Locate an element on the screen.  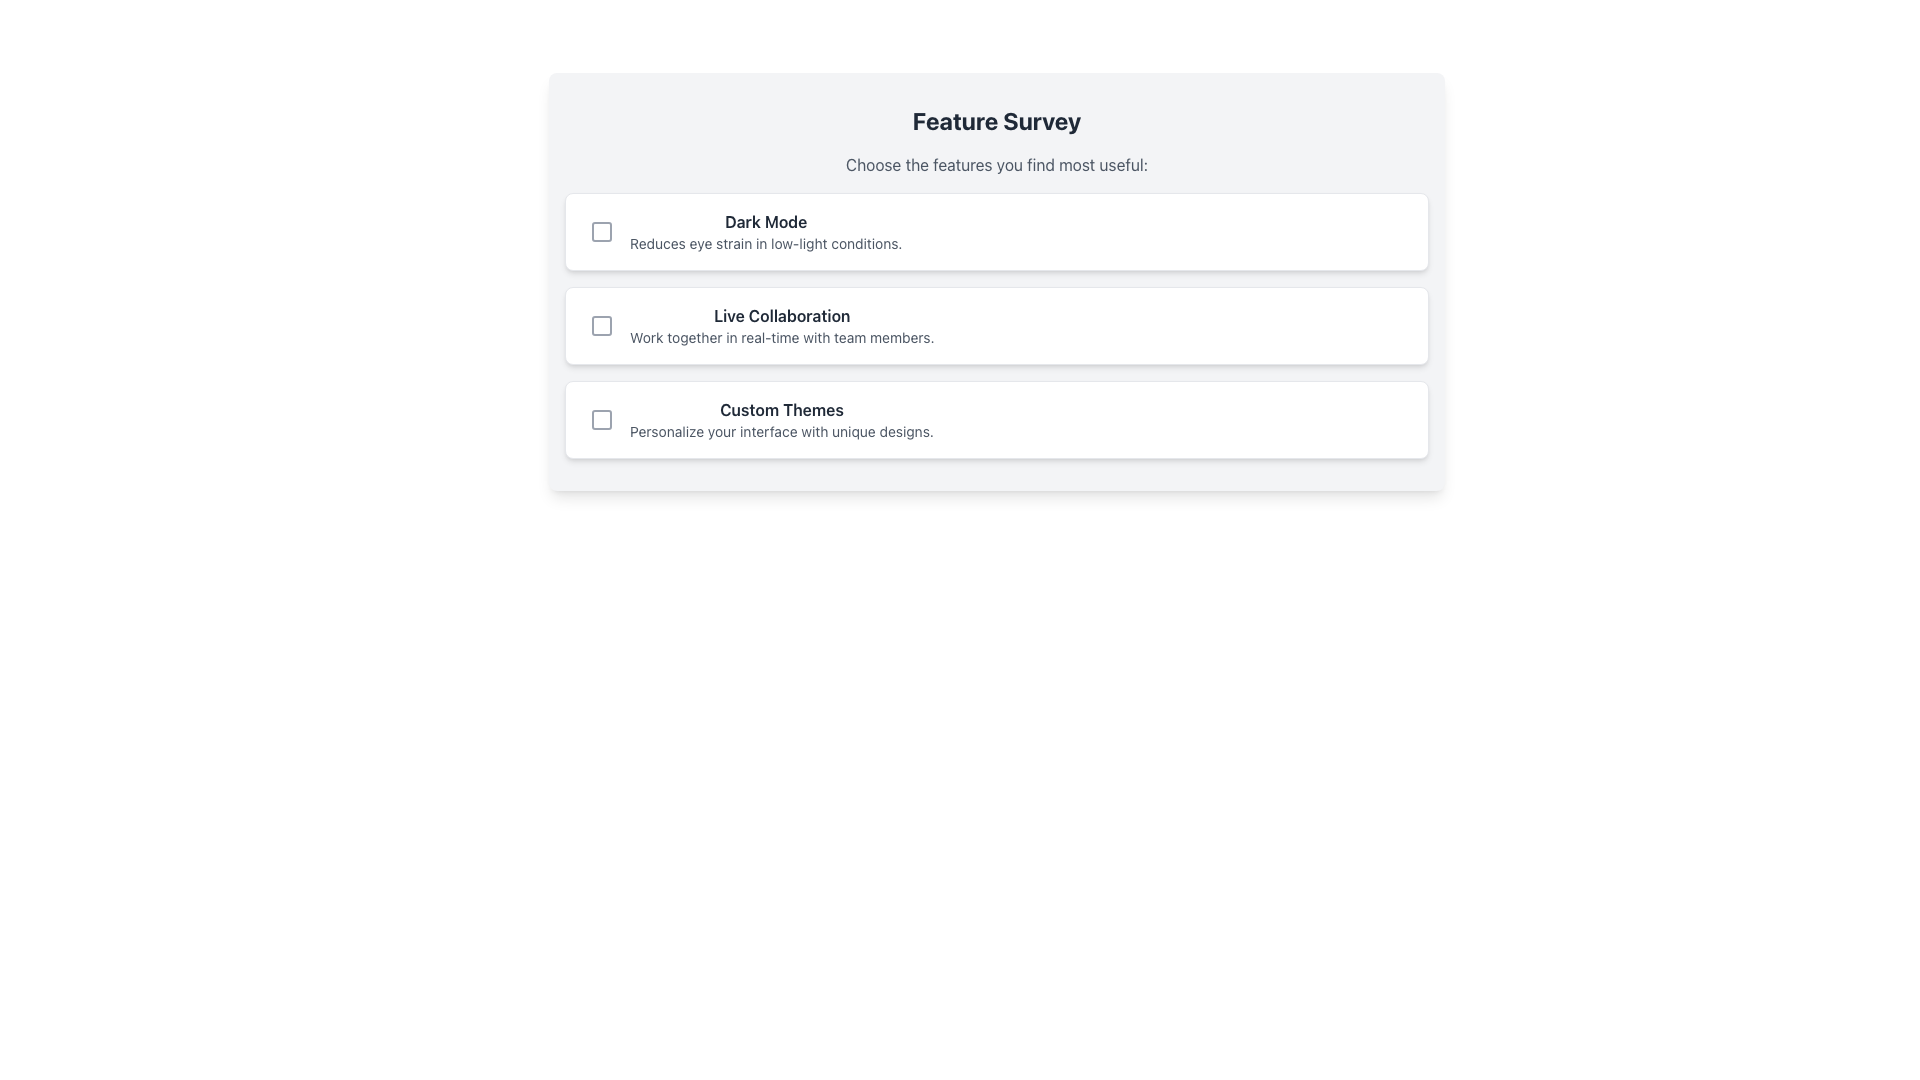
the checkbox in the selectable card for 'Live Collaboration' is located at coordinates (997, 325).